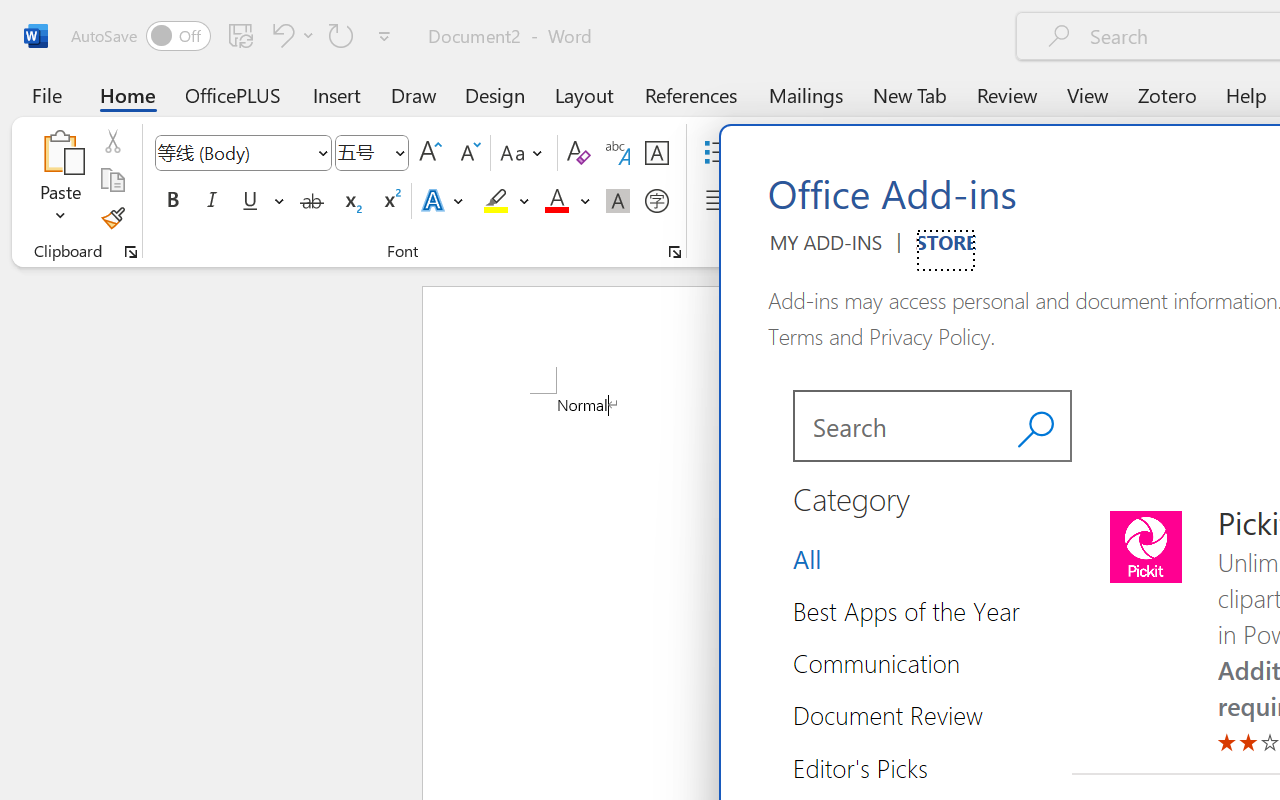 The height and width of the screenshot is (800, 1280). I want to click on 'Subscript', so click(350, 201).